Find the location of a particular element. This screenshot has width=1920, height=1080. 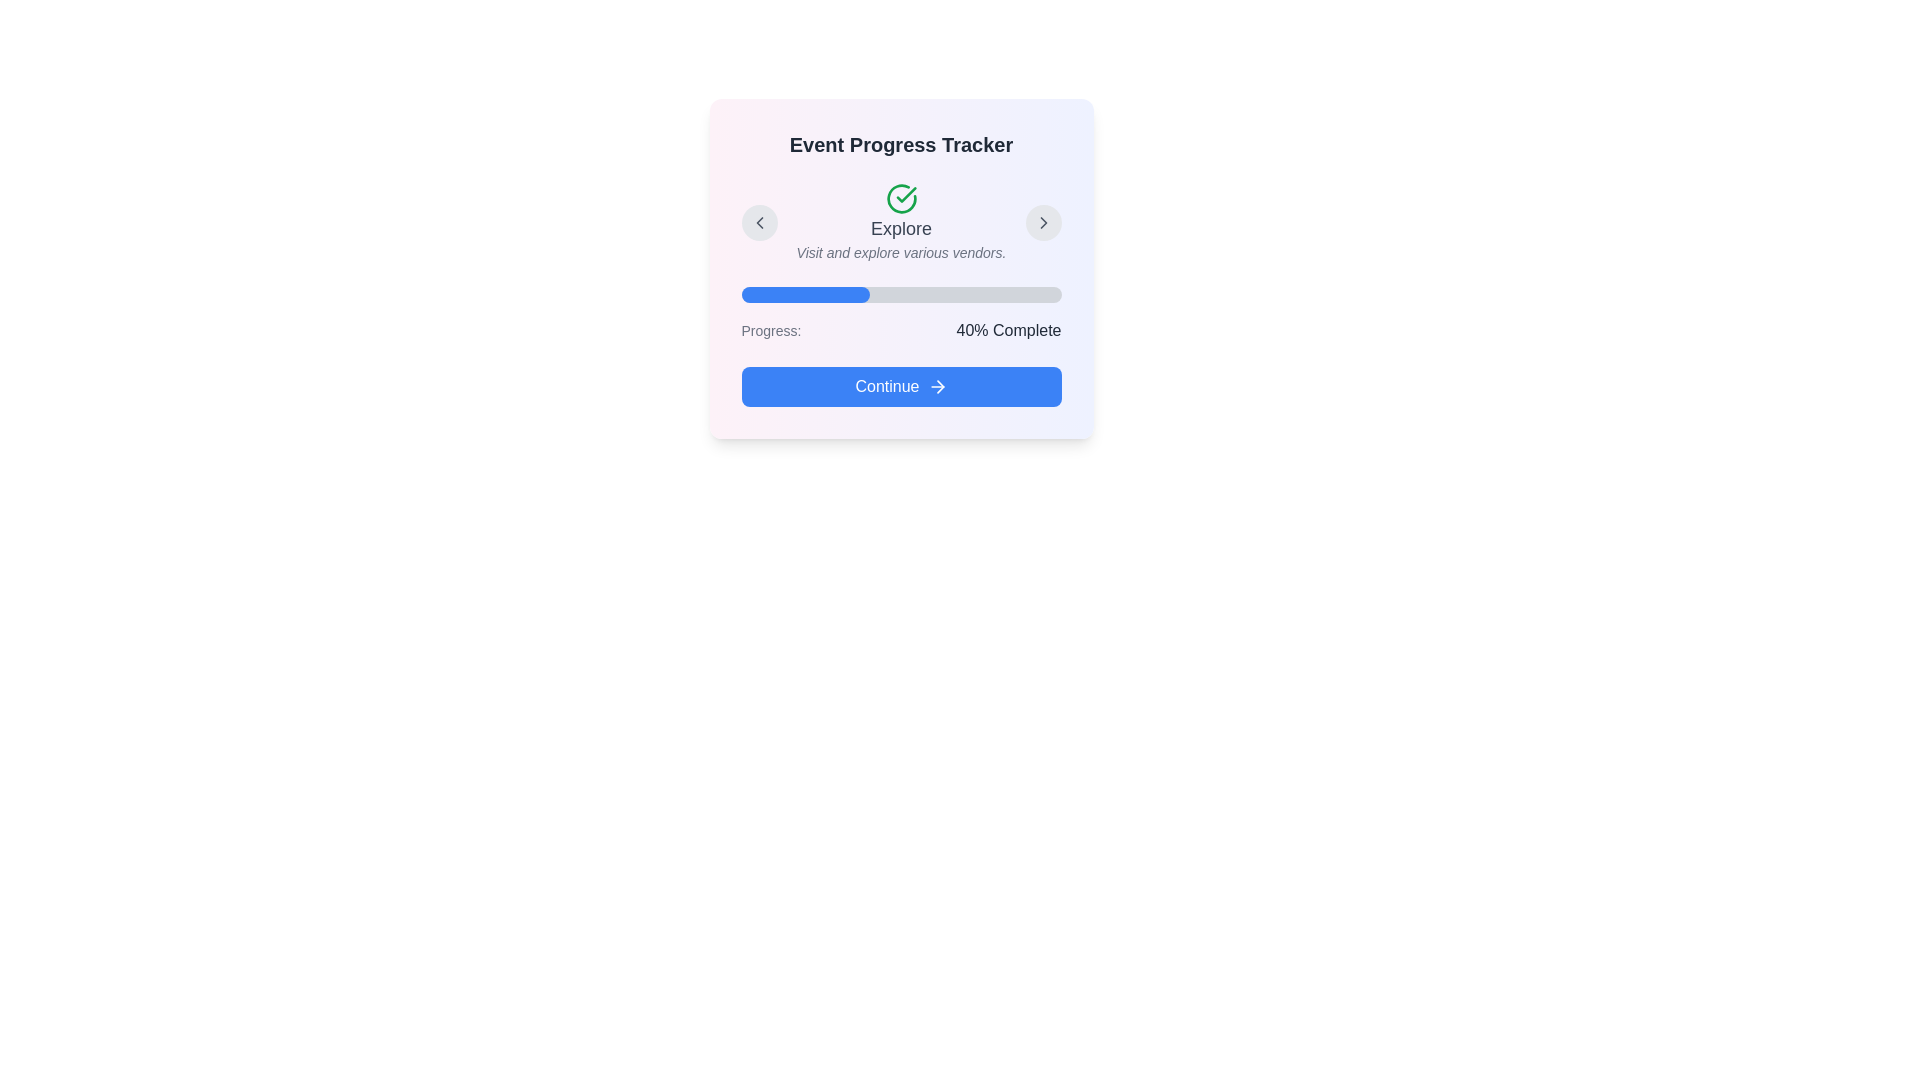

the 'Explore' icon, which is an SVG graphic located at the top-center of the card, serving as a visual indicator for a completed or confirmed action is located at coordinates (900, 199).